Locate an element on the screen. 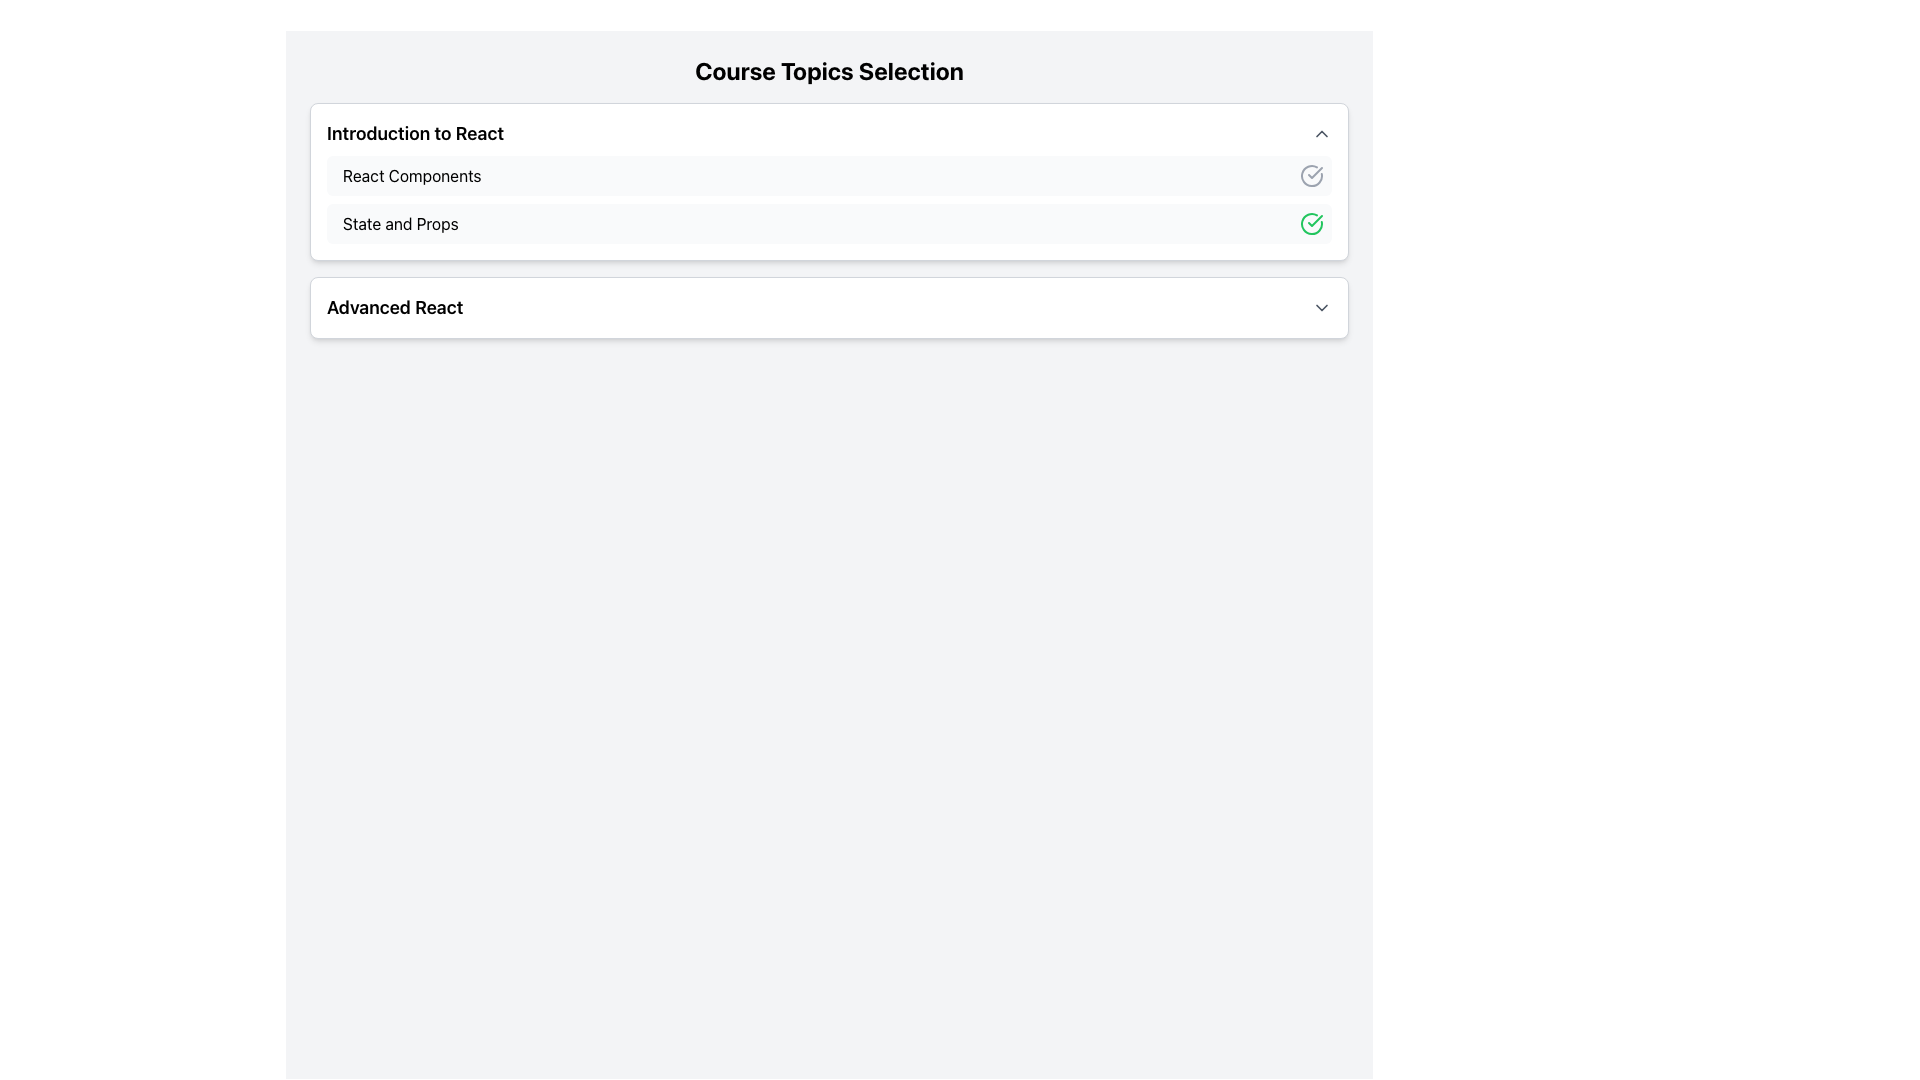 The width and height of the screenshot is (1920, 1080). the 'Introduction to React' text header is located at coordinates (414, 134).